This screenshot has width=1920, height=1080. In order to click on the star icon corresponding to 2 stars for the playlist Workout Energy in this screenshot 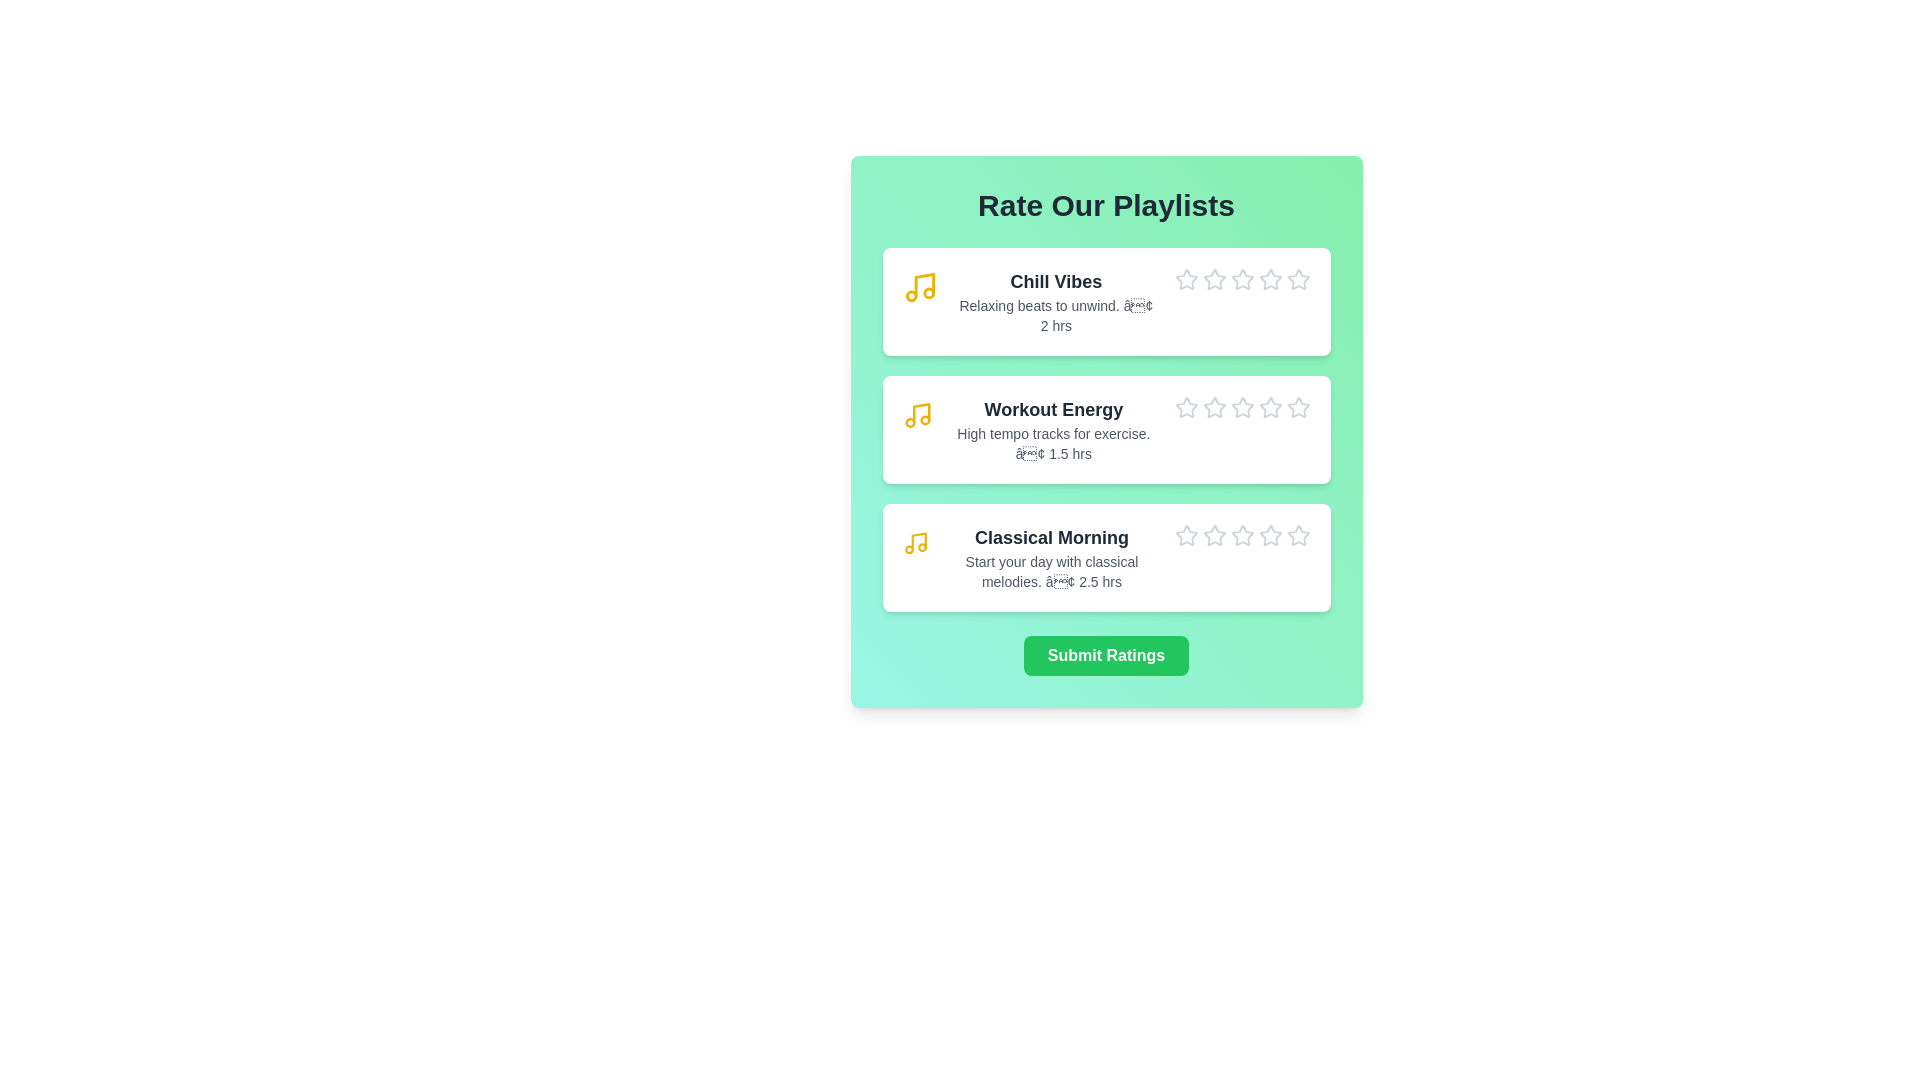, I will do `click(1201, 396)`.